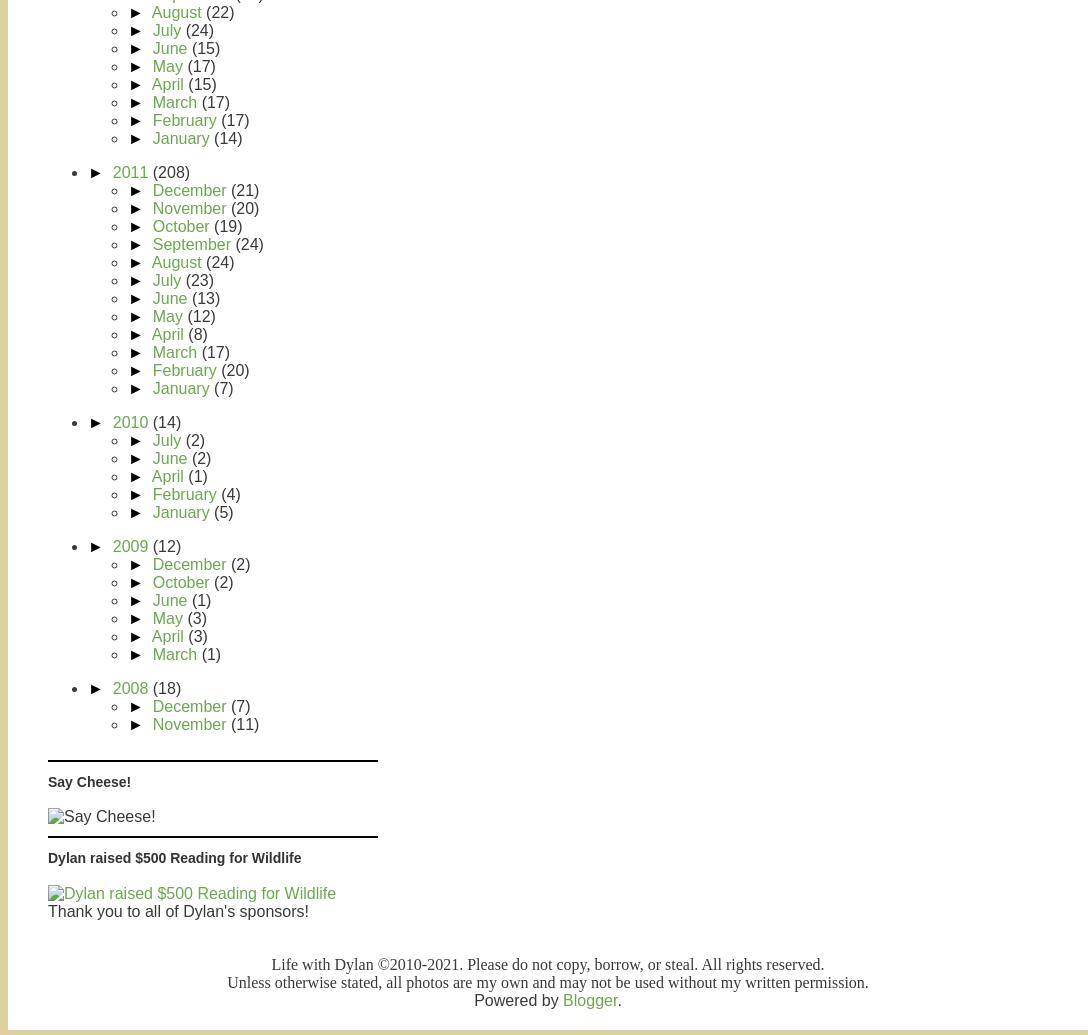  I want to click on 'Thank you to all of Dylan's sponsors!', so click(176, 909).